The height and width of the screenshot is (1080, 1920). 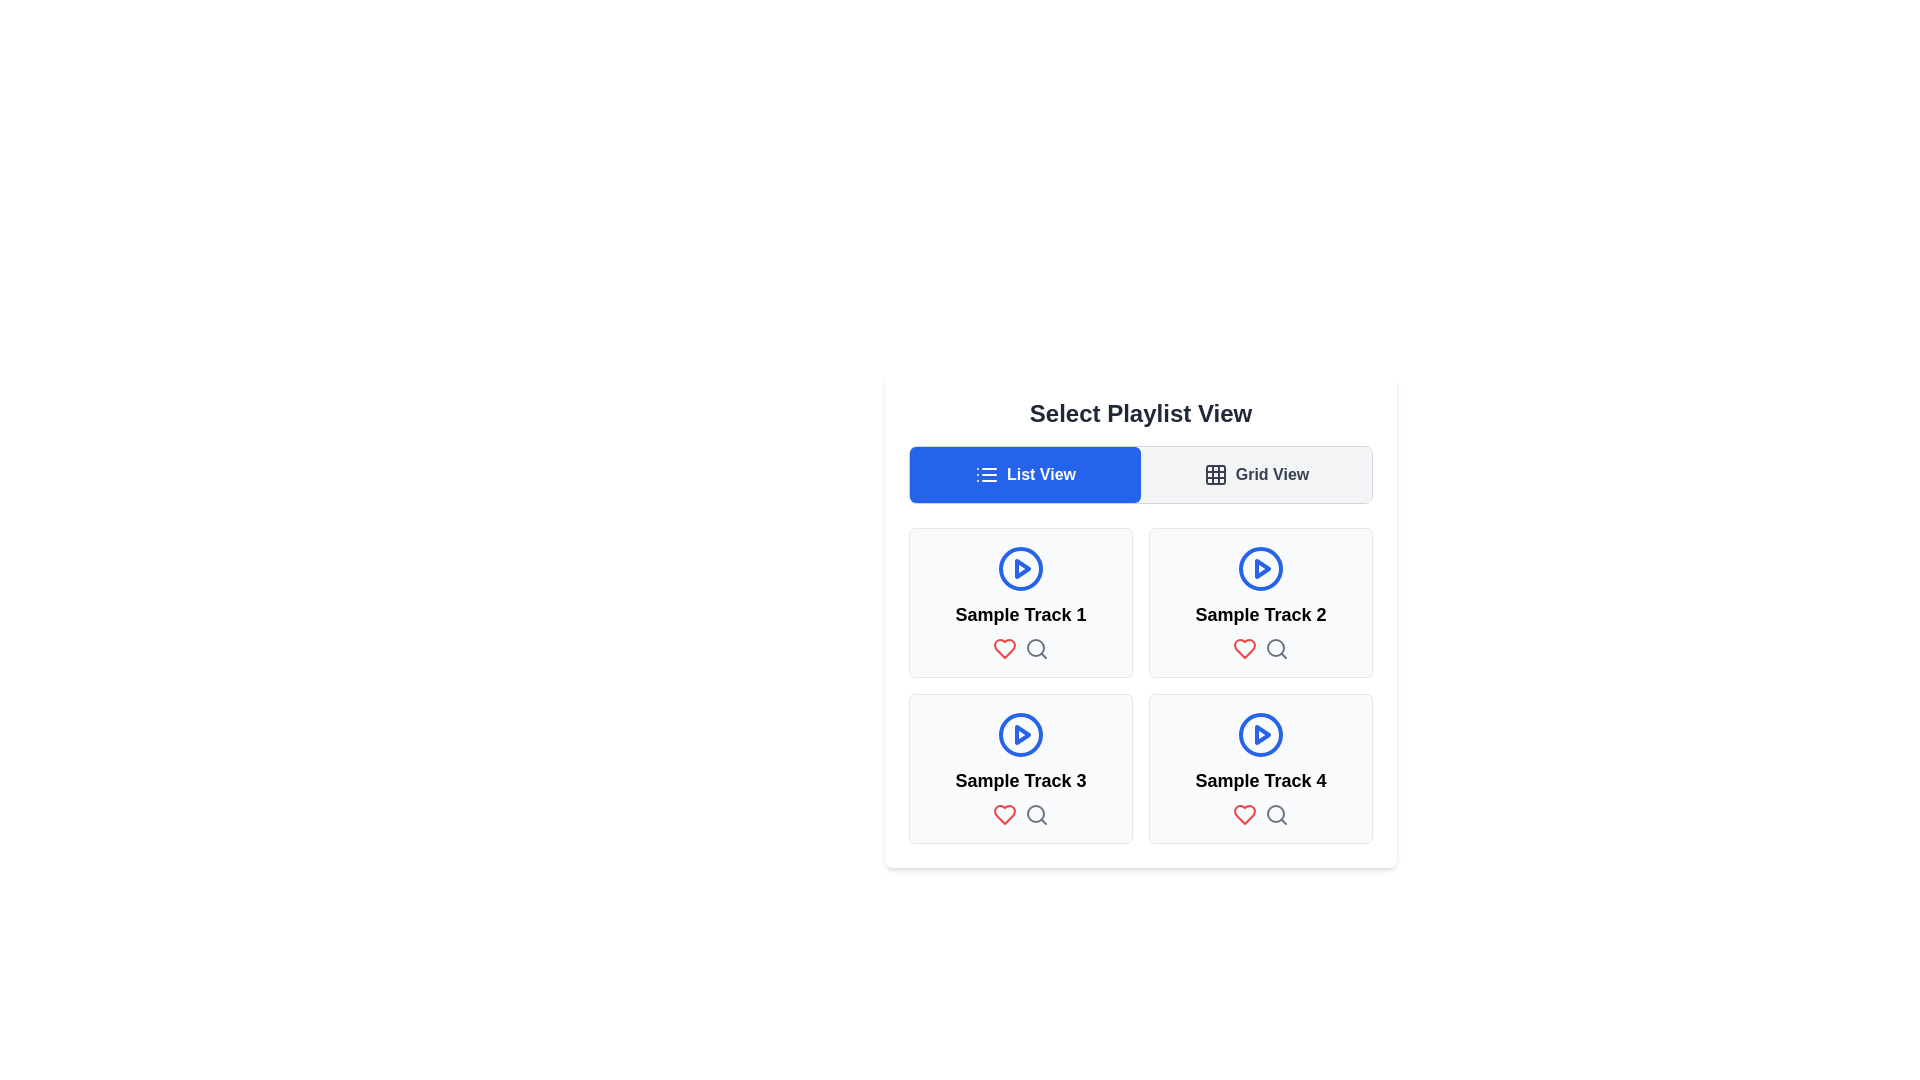 What do you see at coordinates (1004, 648) in the screenshot?
I see `the 'like' button located below 'Sample Track 1' and to the left of the magnifying glass icon to observe any hover effects` at bounding box center [1004, 648].